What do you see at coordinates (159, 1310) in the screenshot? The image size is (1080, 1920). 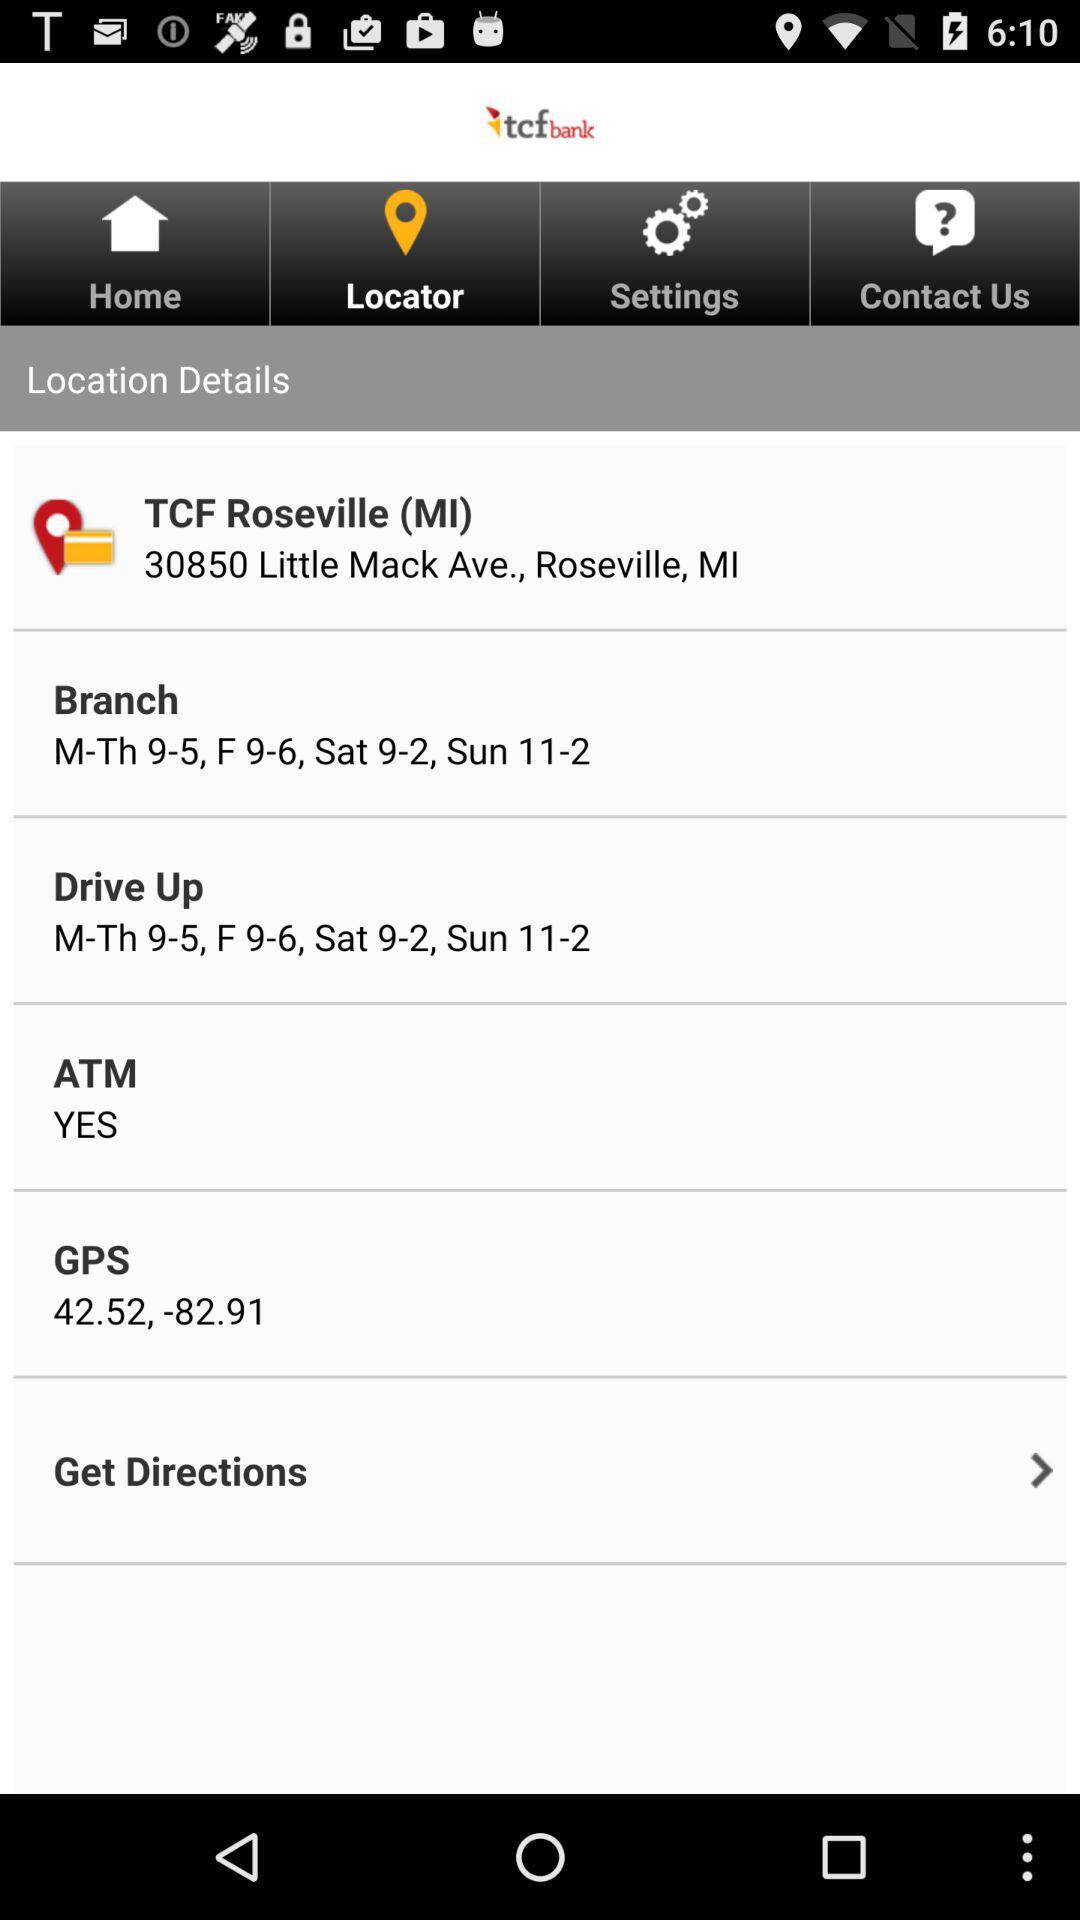 I see `icon above get directions icon` at bounding box center [159, 1310].